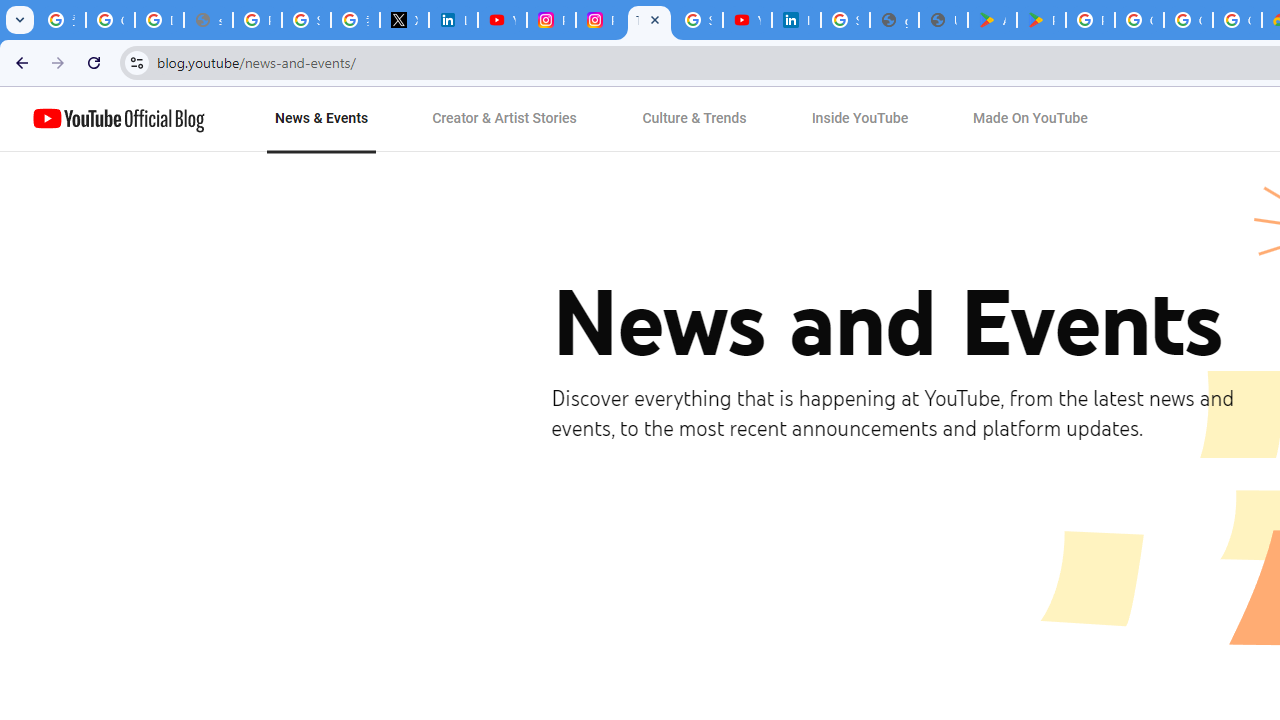 The height and width of the screenshot is (720, 1280). I want to click on 'News & Events', so click(321, 119).